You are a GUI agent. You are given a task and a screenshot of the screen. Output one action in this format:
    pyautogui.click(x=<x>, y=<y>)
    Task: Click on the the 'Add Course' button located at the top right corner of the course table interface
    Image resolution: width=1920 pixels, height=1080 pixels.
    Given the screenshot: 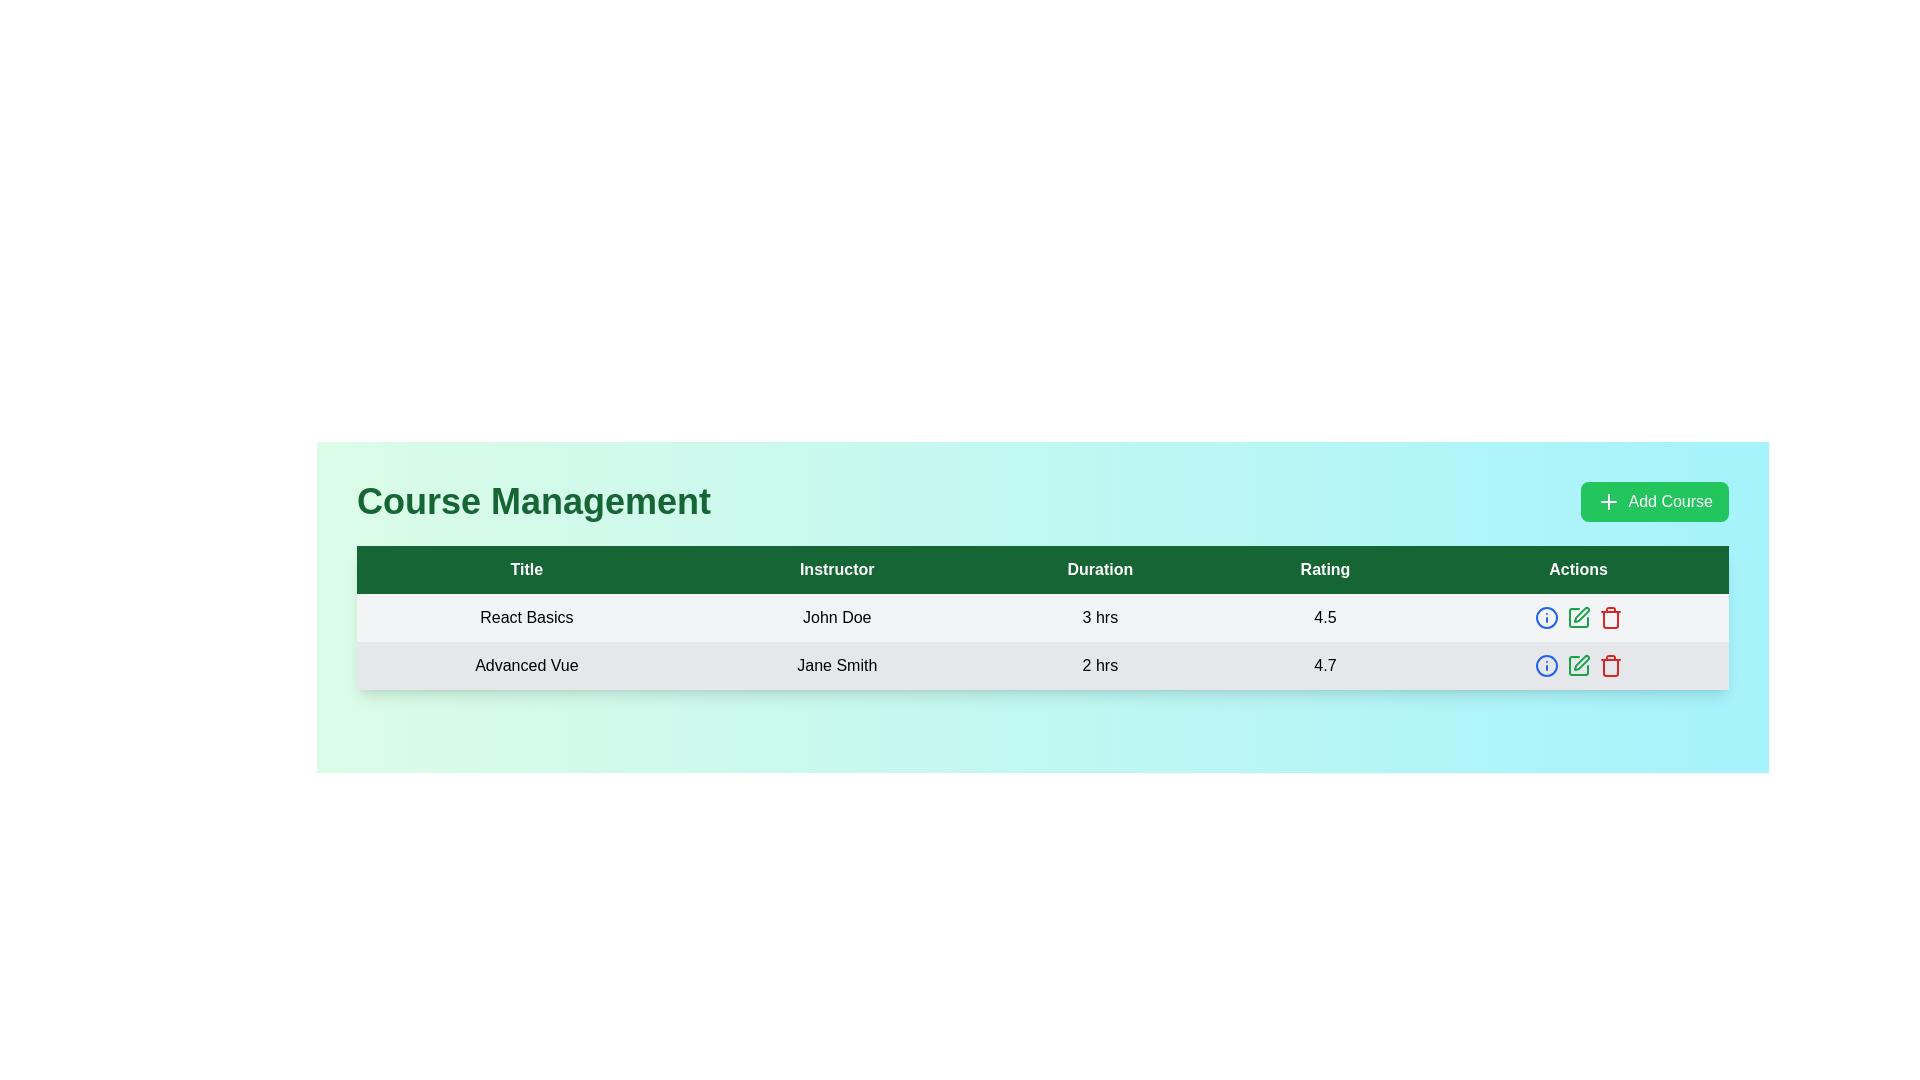 What is the action you would take?
    pyautogui.click(x=1608, y=500)
    